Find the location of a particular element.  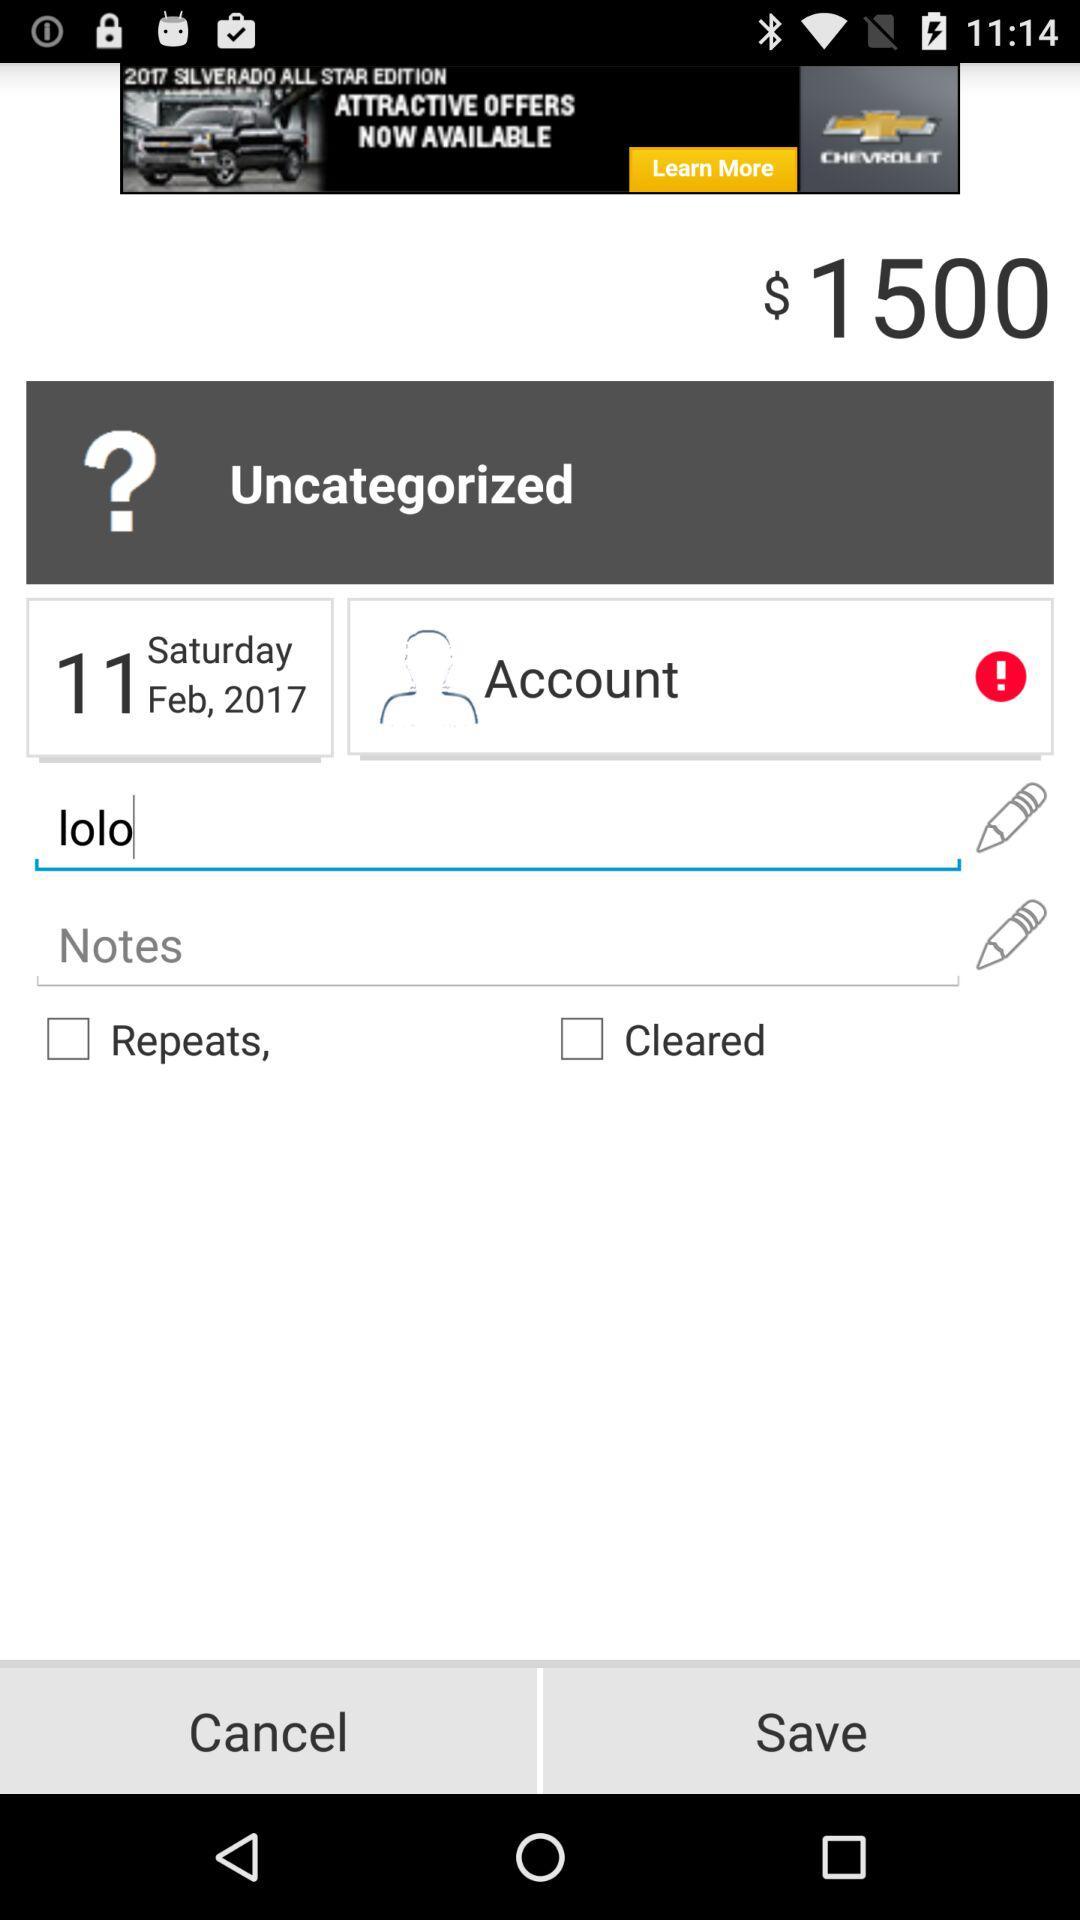

edit option is located at coordinates (1011, 818).